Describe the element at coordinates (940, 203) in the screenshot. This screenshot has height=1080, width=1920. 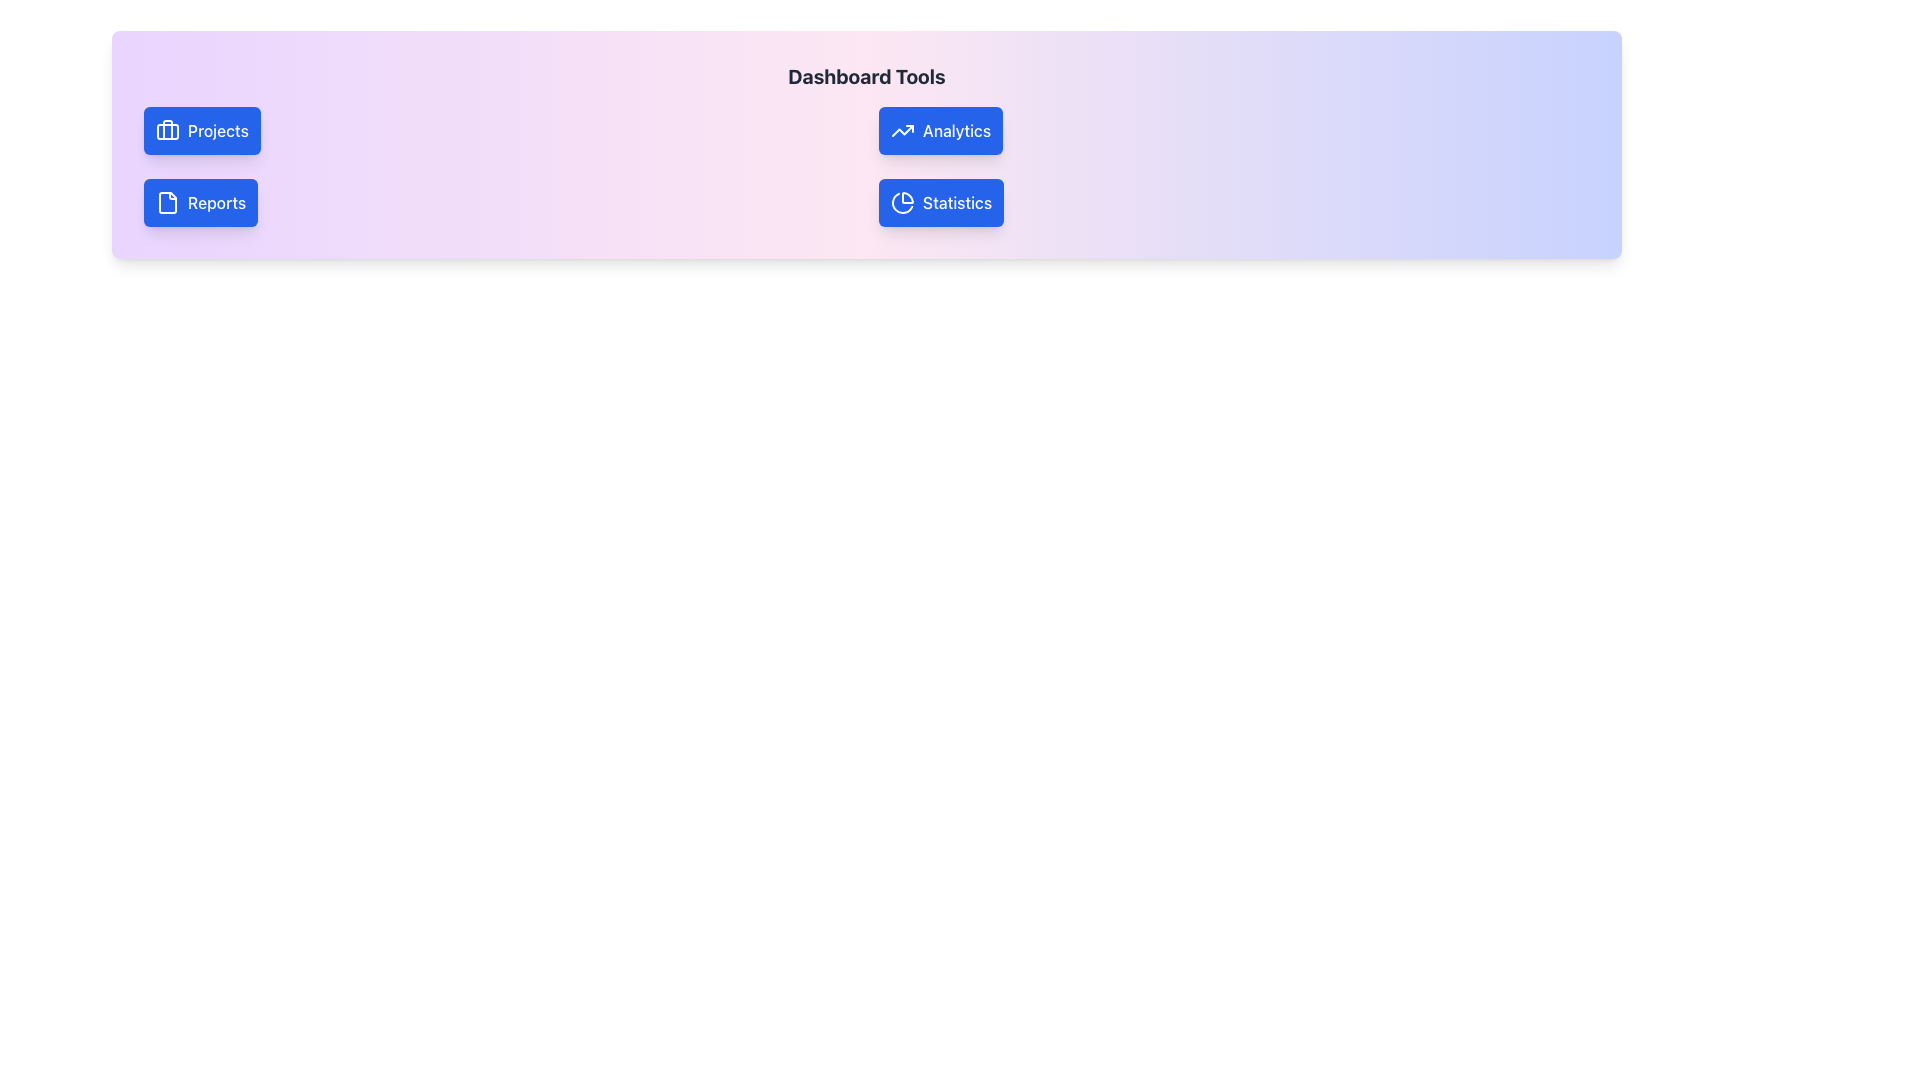
I see `the 'Statistics' button with a blue background, featuring a pie chart icon and white text, located under the 'Analytics' button in the Dashboard Tools section` at that location.